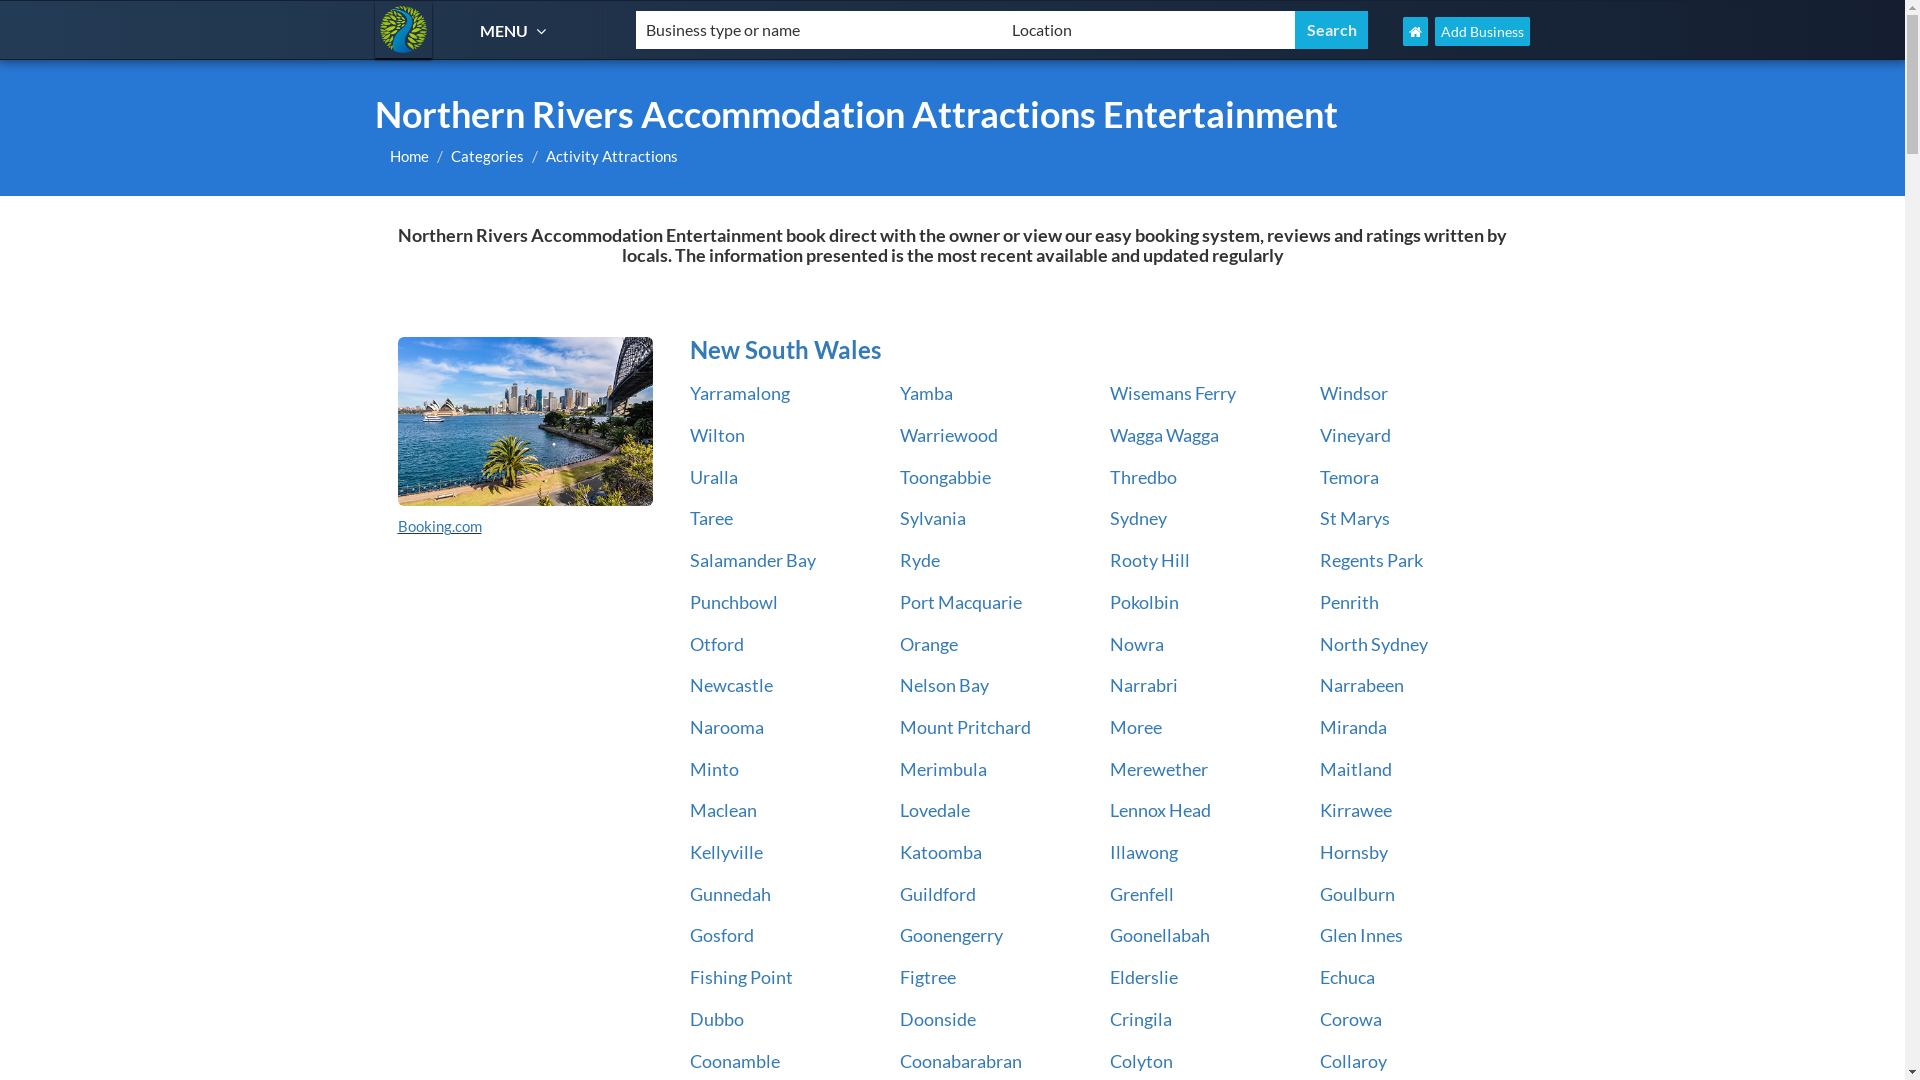  I want to click on 'Wisemans Ferry', so click(1172, 393).